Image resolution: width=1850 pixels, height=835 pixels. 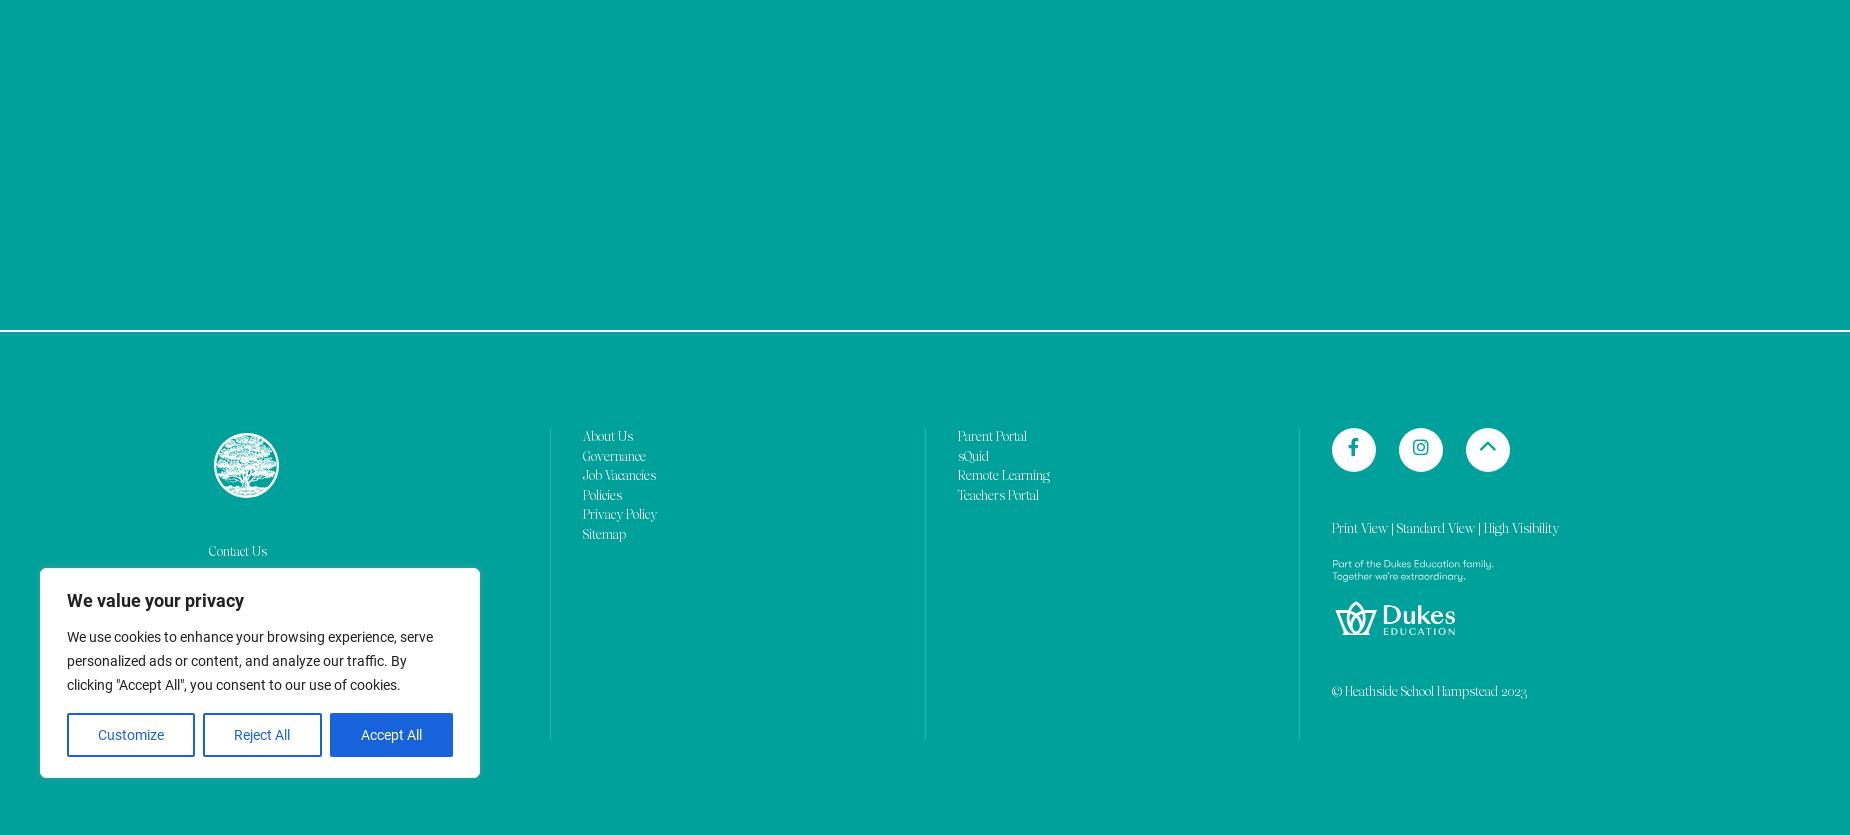 What do you see at coordinates (1330, 203) in the screenshot?
I see `'© Heathside School Hampstead 2023'` at bounding box center [1330, 203].